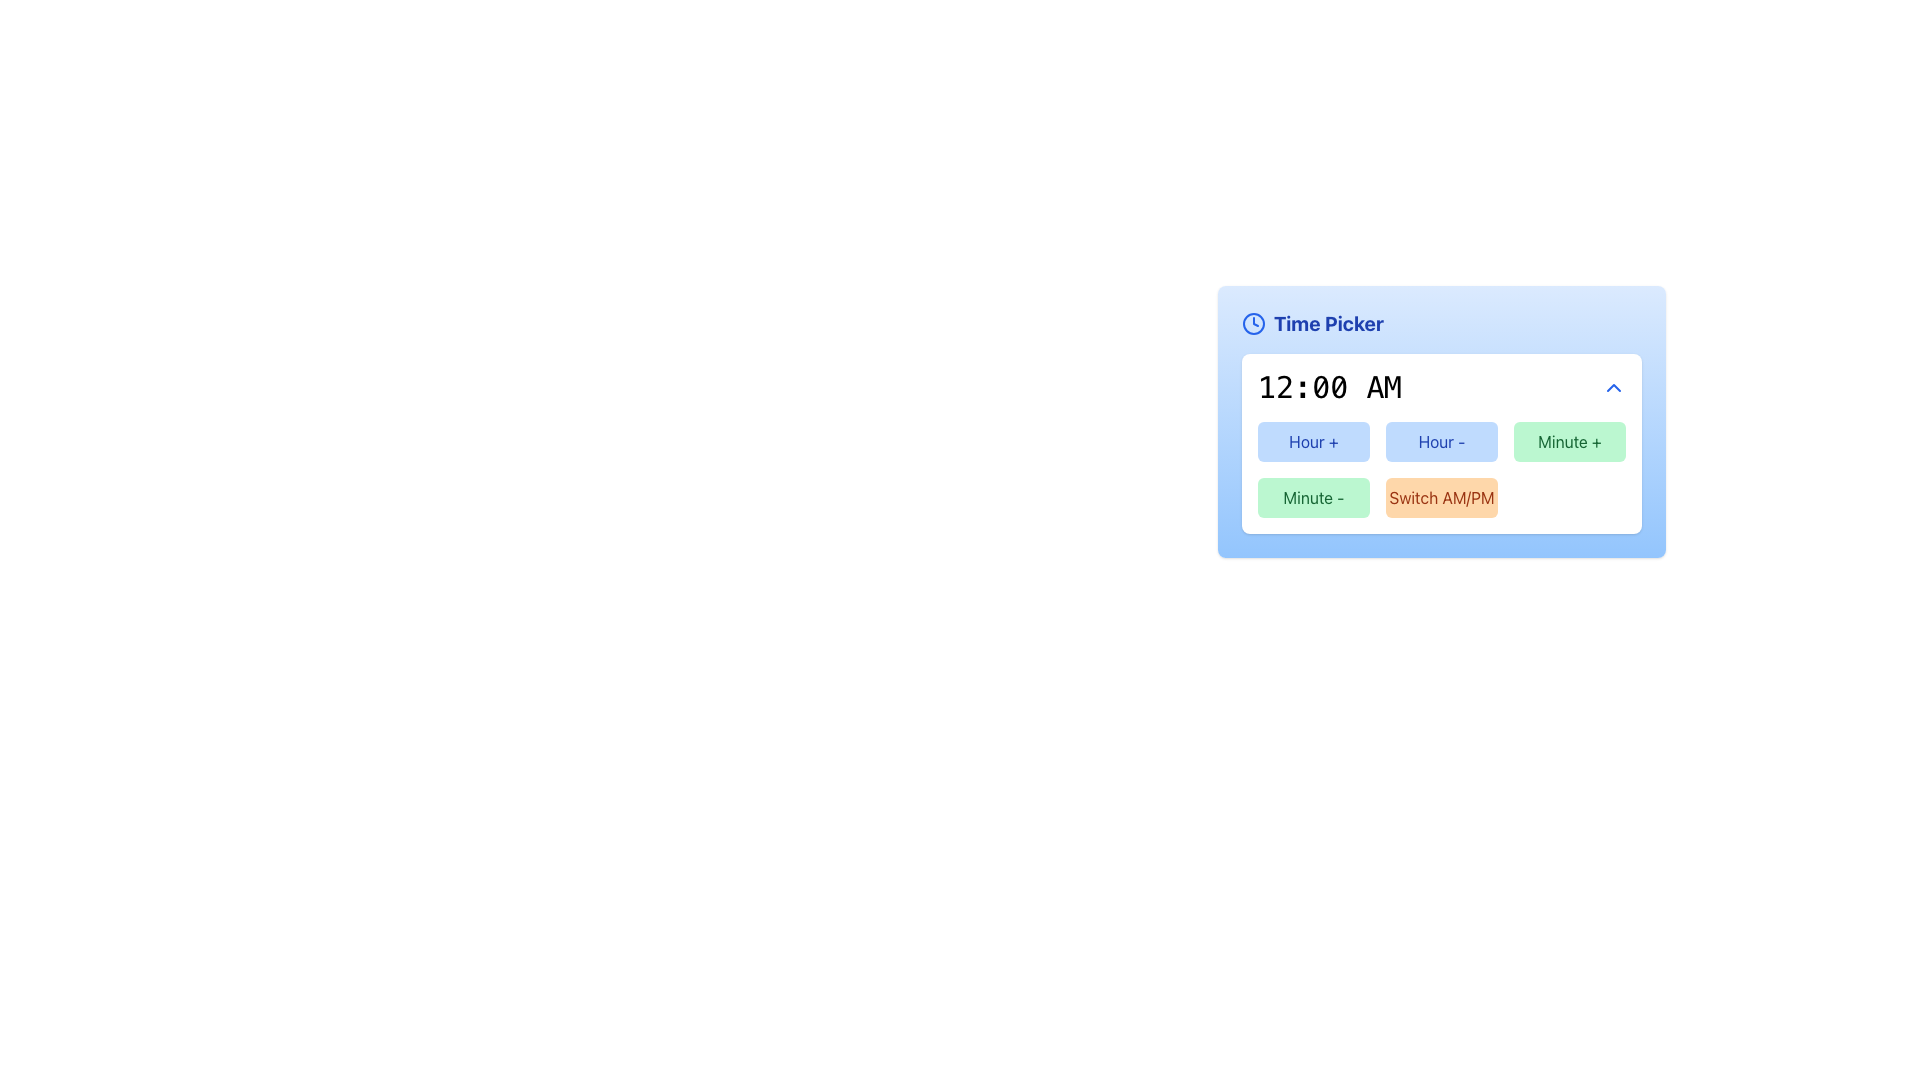 The width and height of the screenshot is (1920, 1080). What do you see at coordinates (1441, 441) in the screenshot?
I see `the light blue button labeled 'Hour -' in the time picker interface` at bounding box center [1441, 441].